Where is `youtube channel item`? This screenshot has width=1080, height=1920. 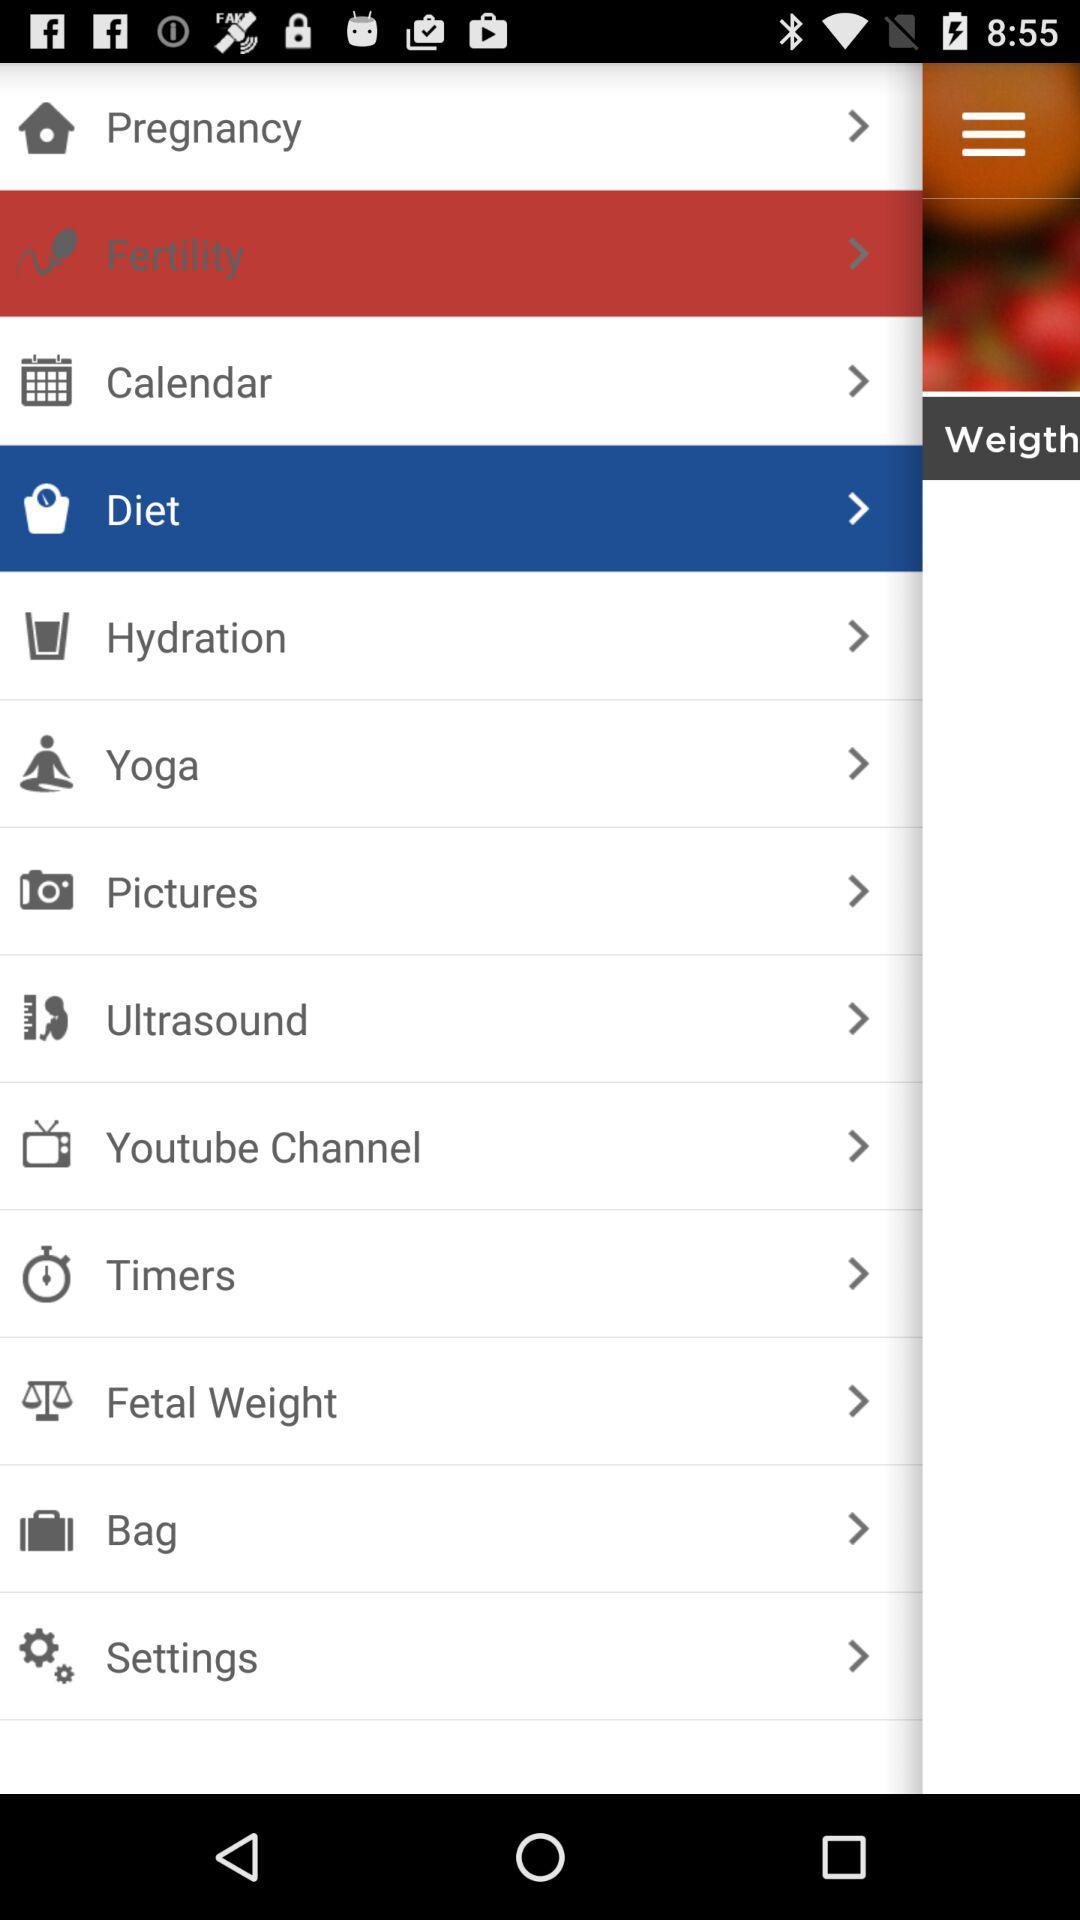
youtube channel item is located at coordinates (457, 1146).